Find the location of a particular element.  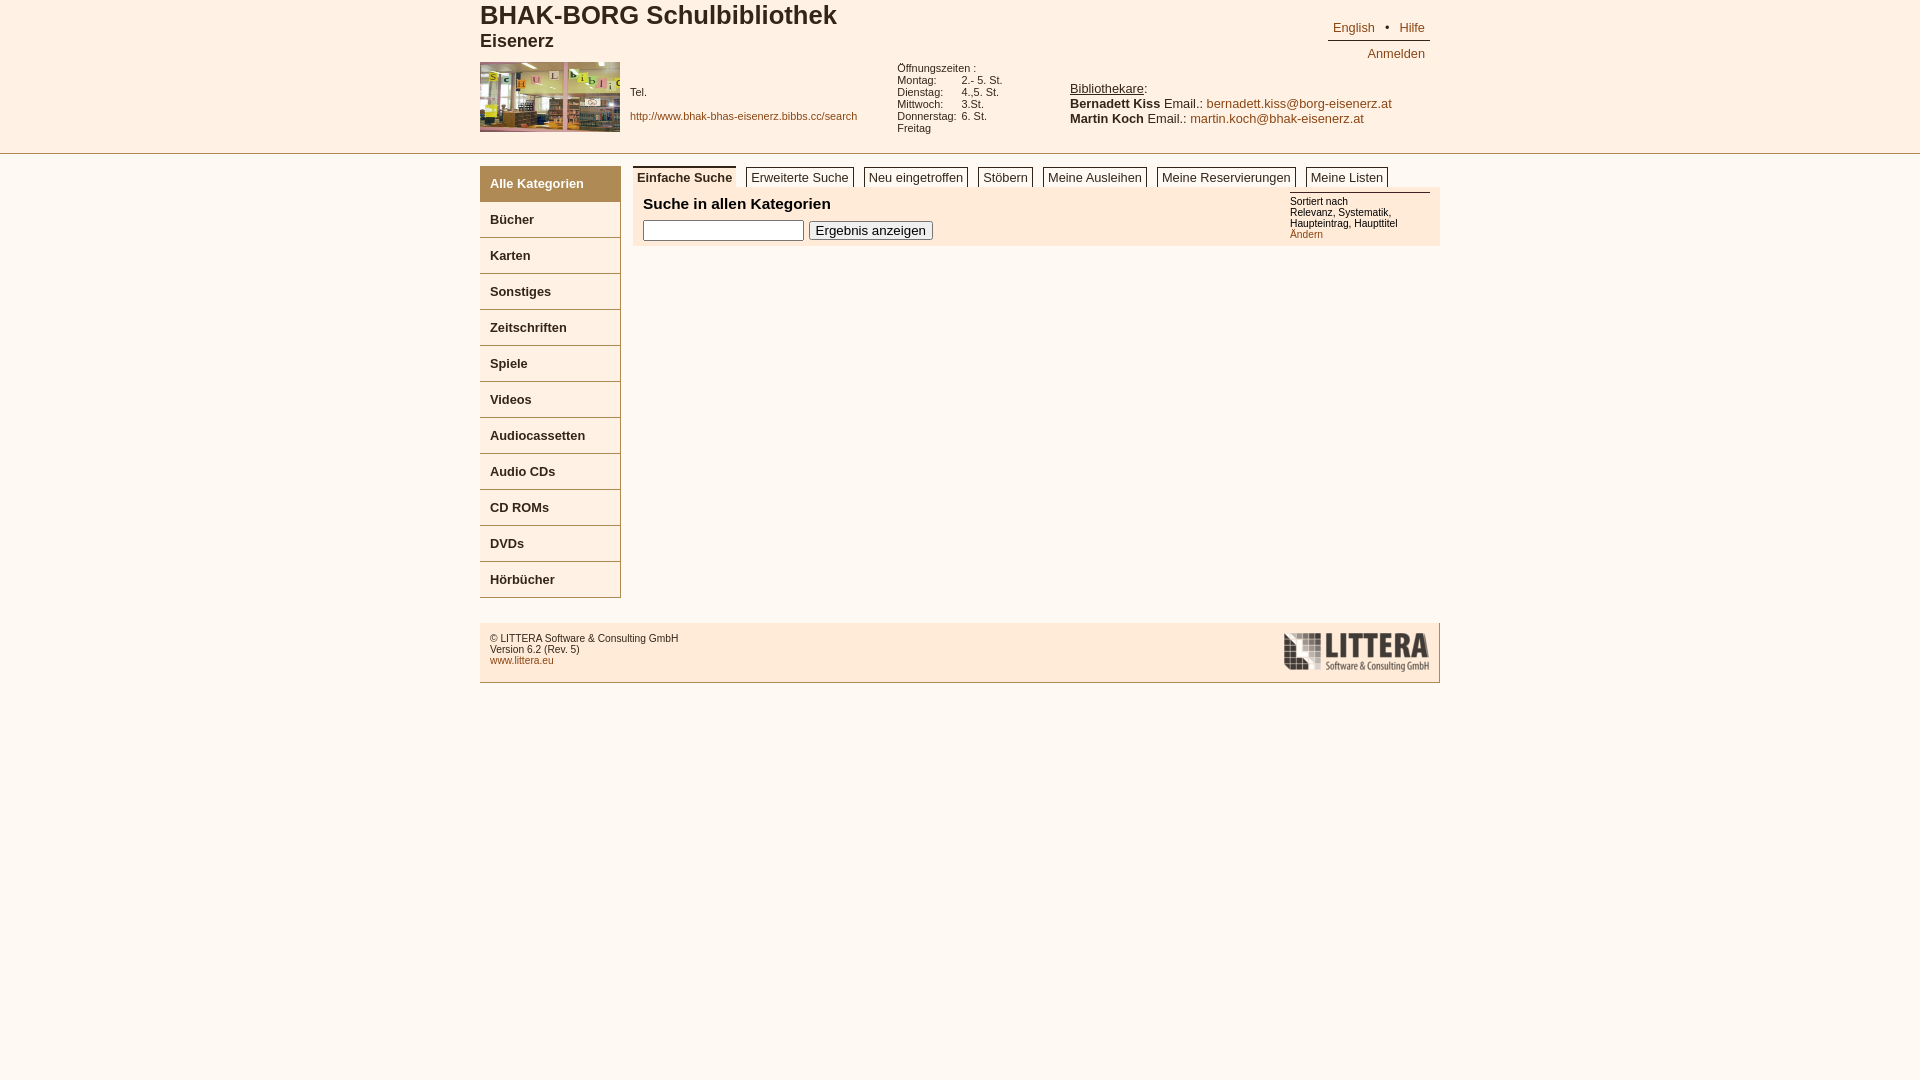

'Karten' is located at coordinates (550, 254).